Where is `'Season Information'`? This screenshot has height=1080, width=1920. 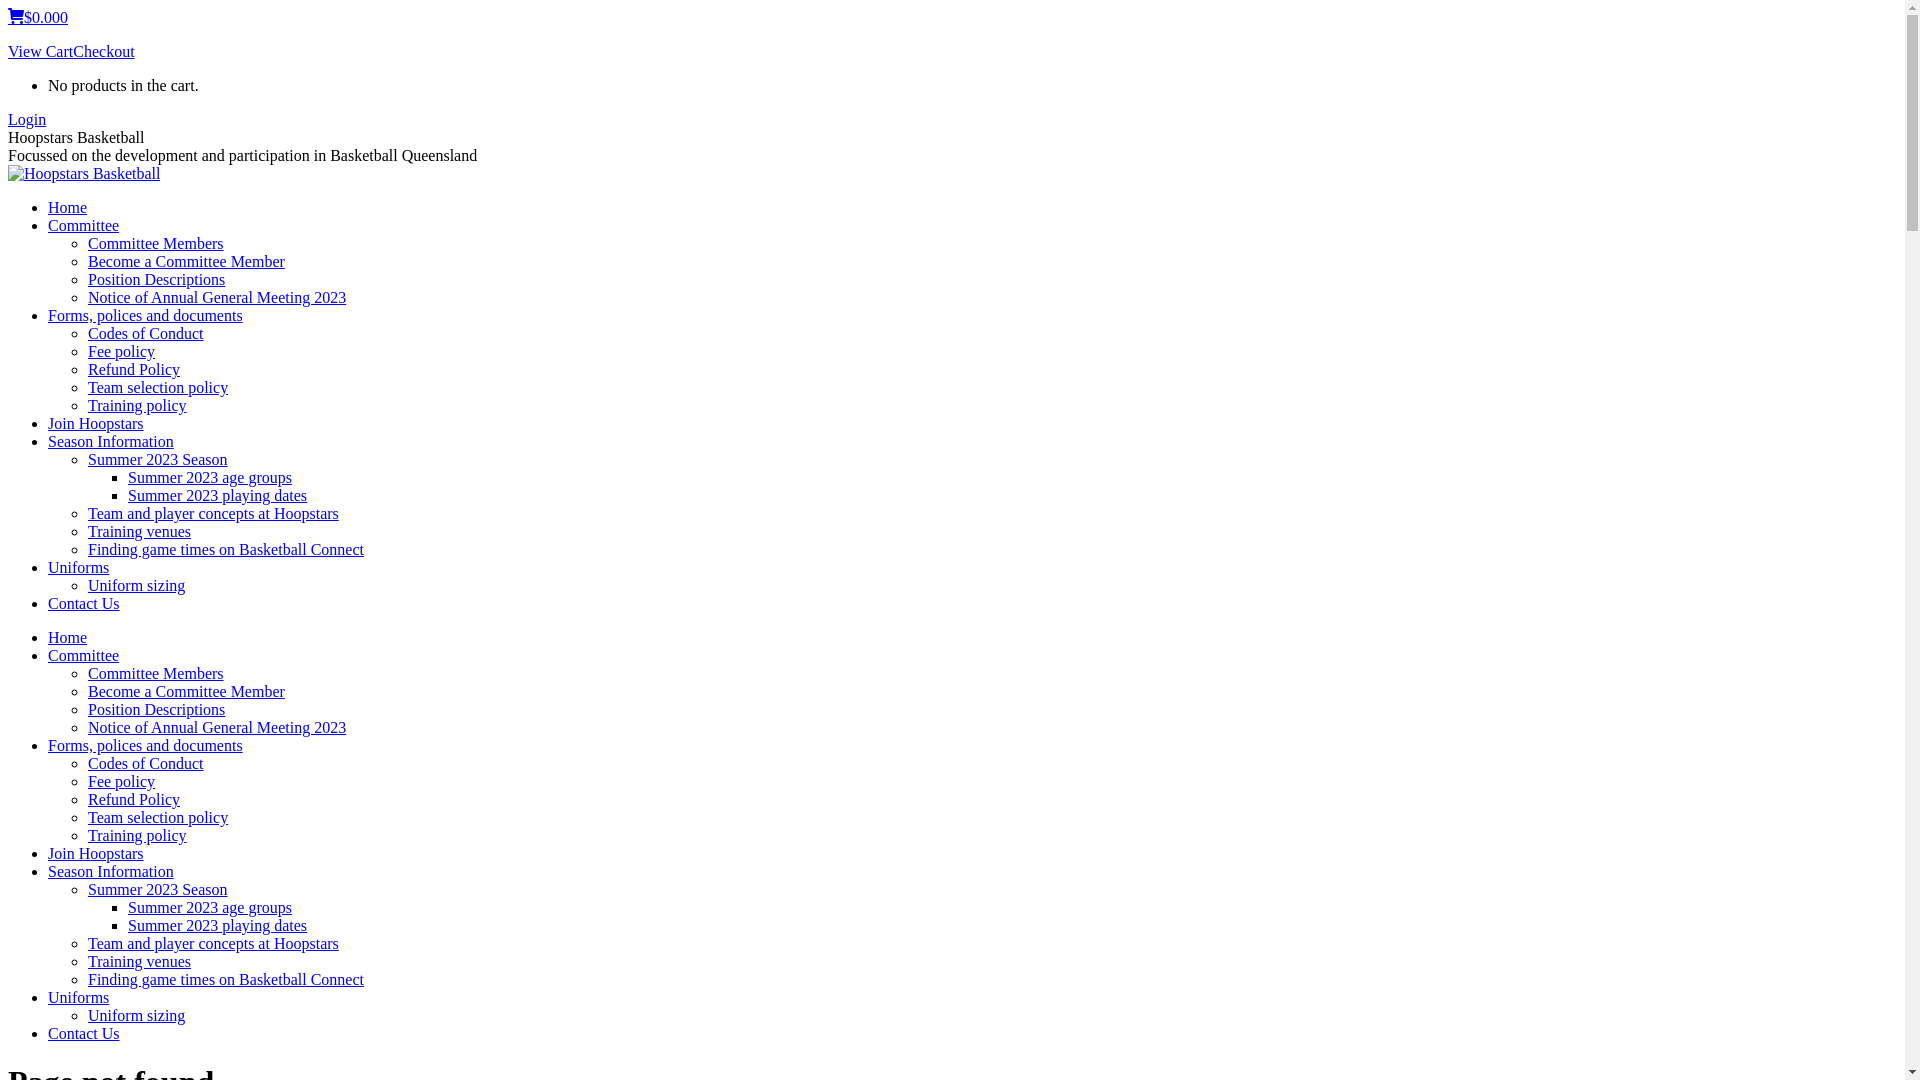 'Season Information' is located at coordinates (109, 870).